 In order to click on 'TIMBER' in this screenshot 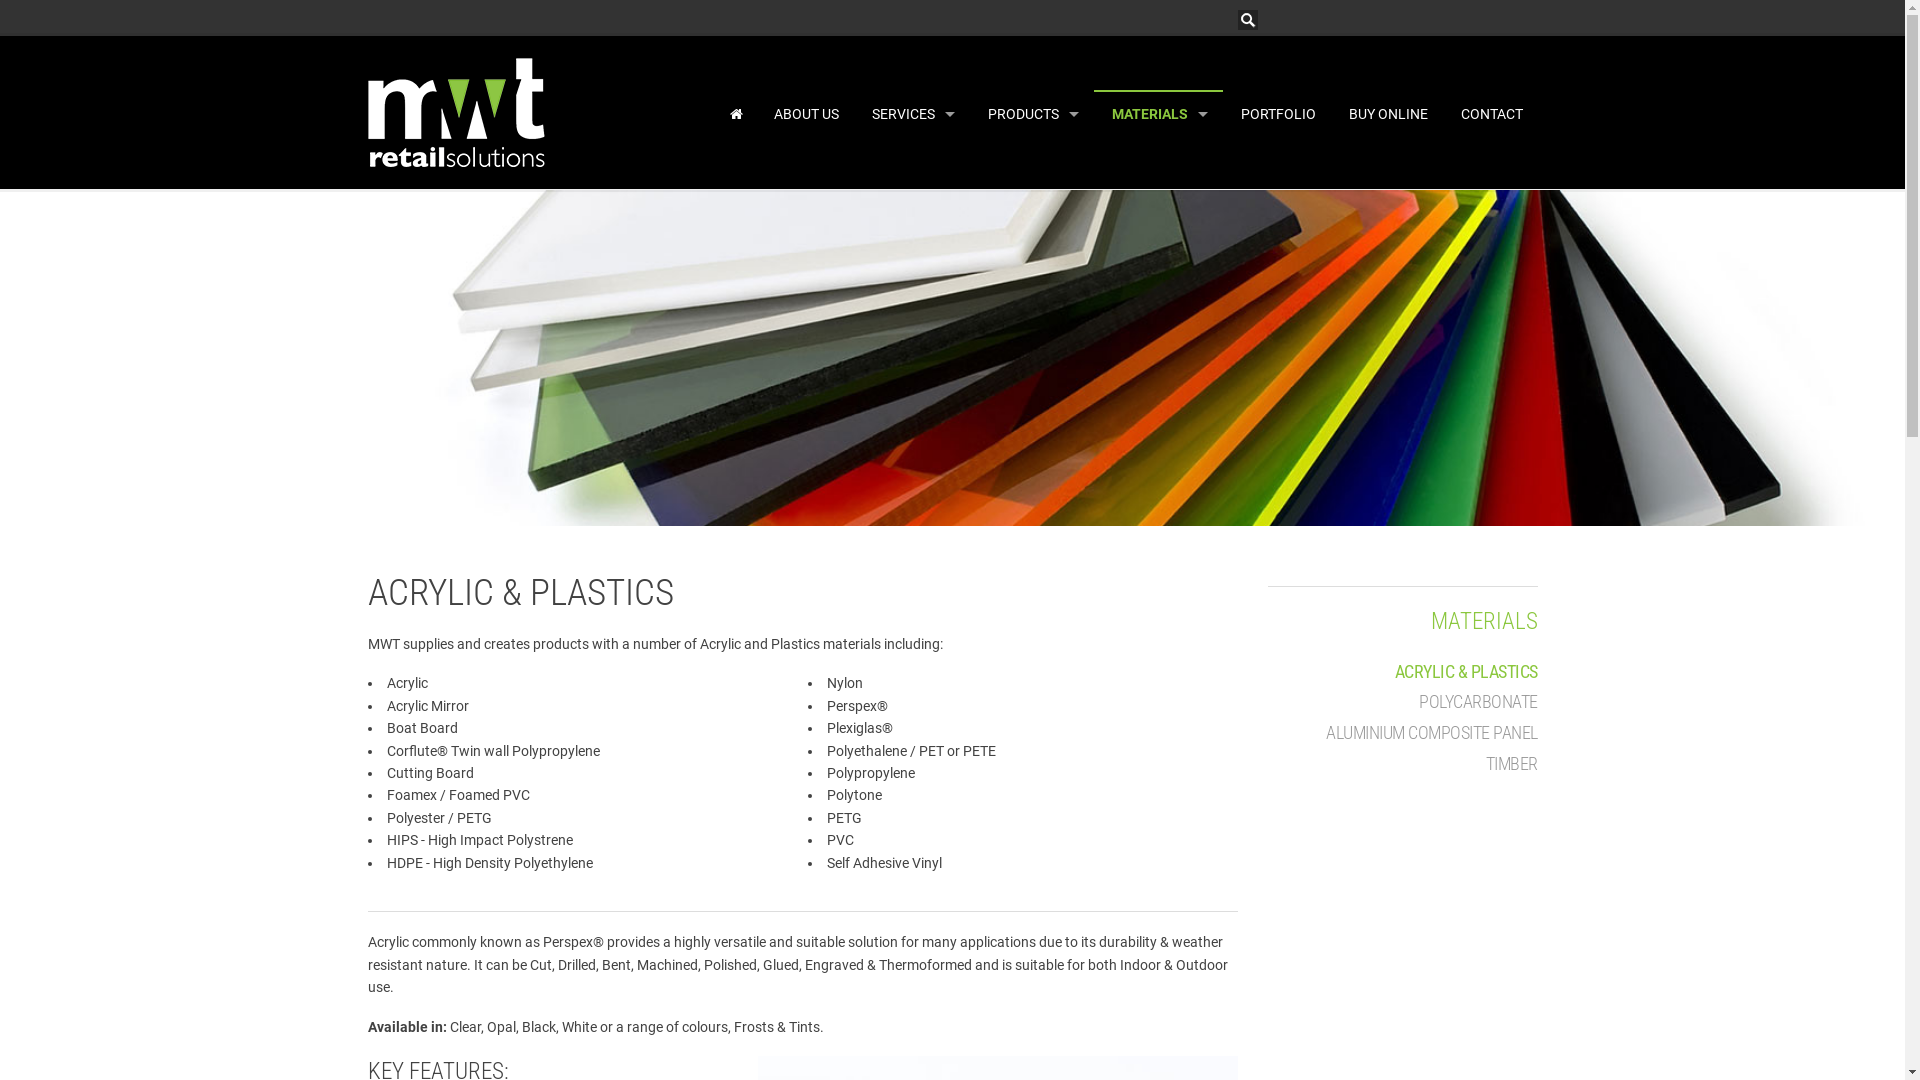, I will do `click(1512, 763)`.